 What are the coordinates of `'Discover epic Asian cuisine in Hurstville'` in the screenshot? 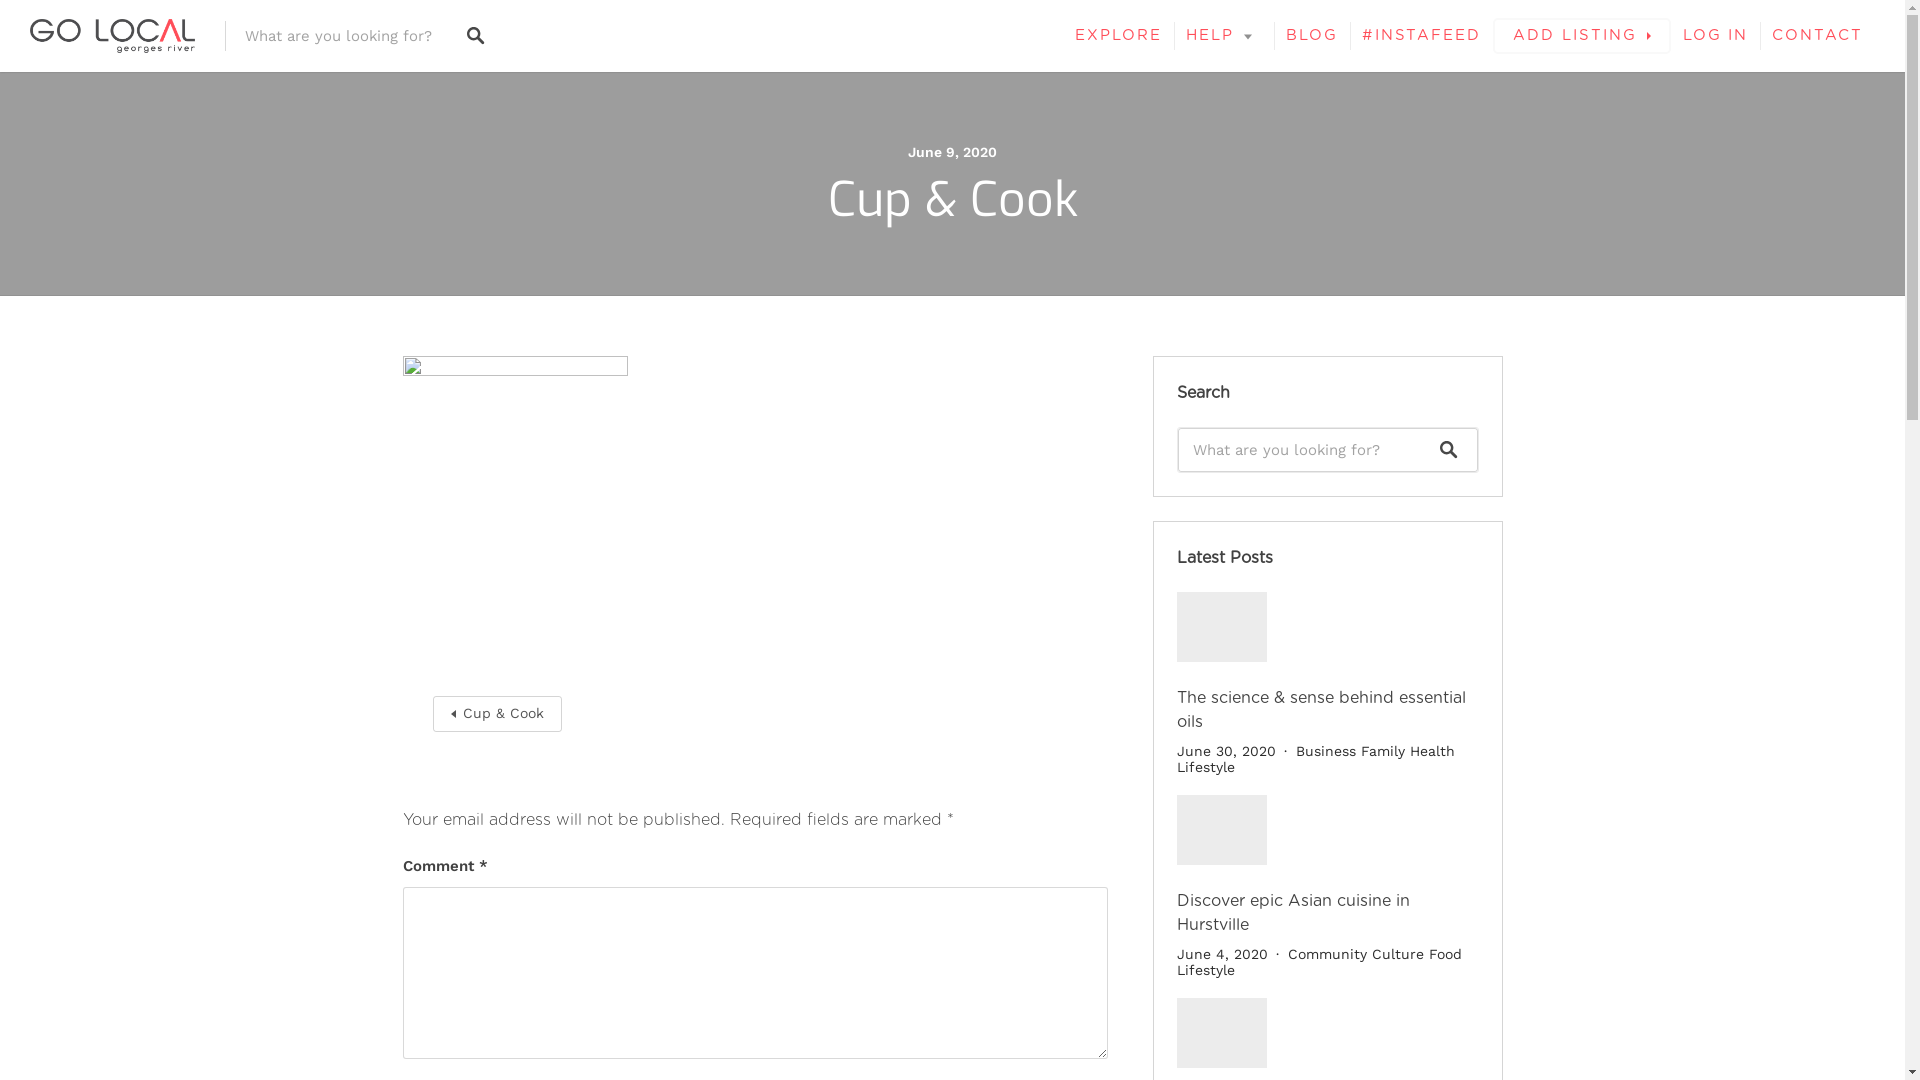 It's located at (1292, 913).